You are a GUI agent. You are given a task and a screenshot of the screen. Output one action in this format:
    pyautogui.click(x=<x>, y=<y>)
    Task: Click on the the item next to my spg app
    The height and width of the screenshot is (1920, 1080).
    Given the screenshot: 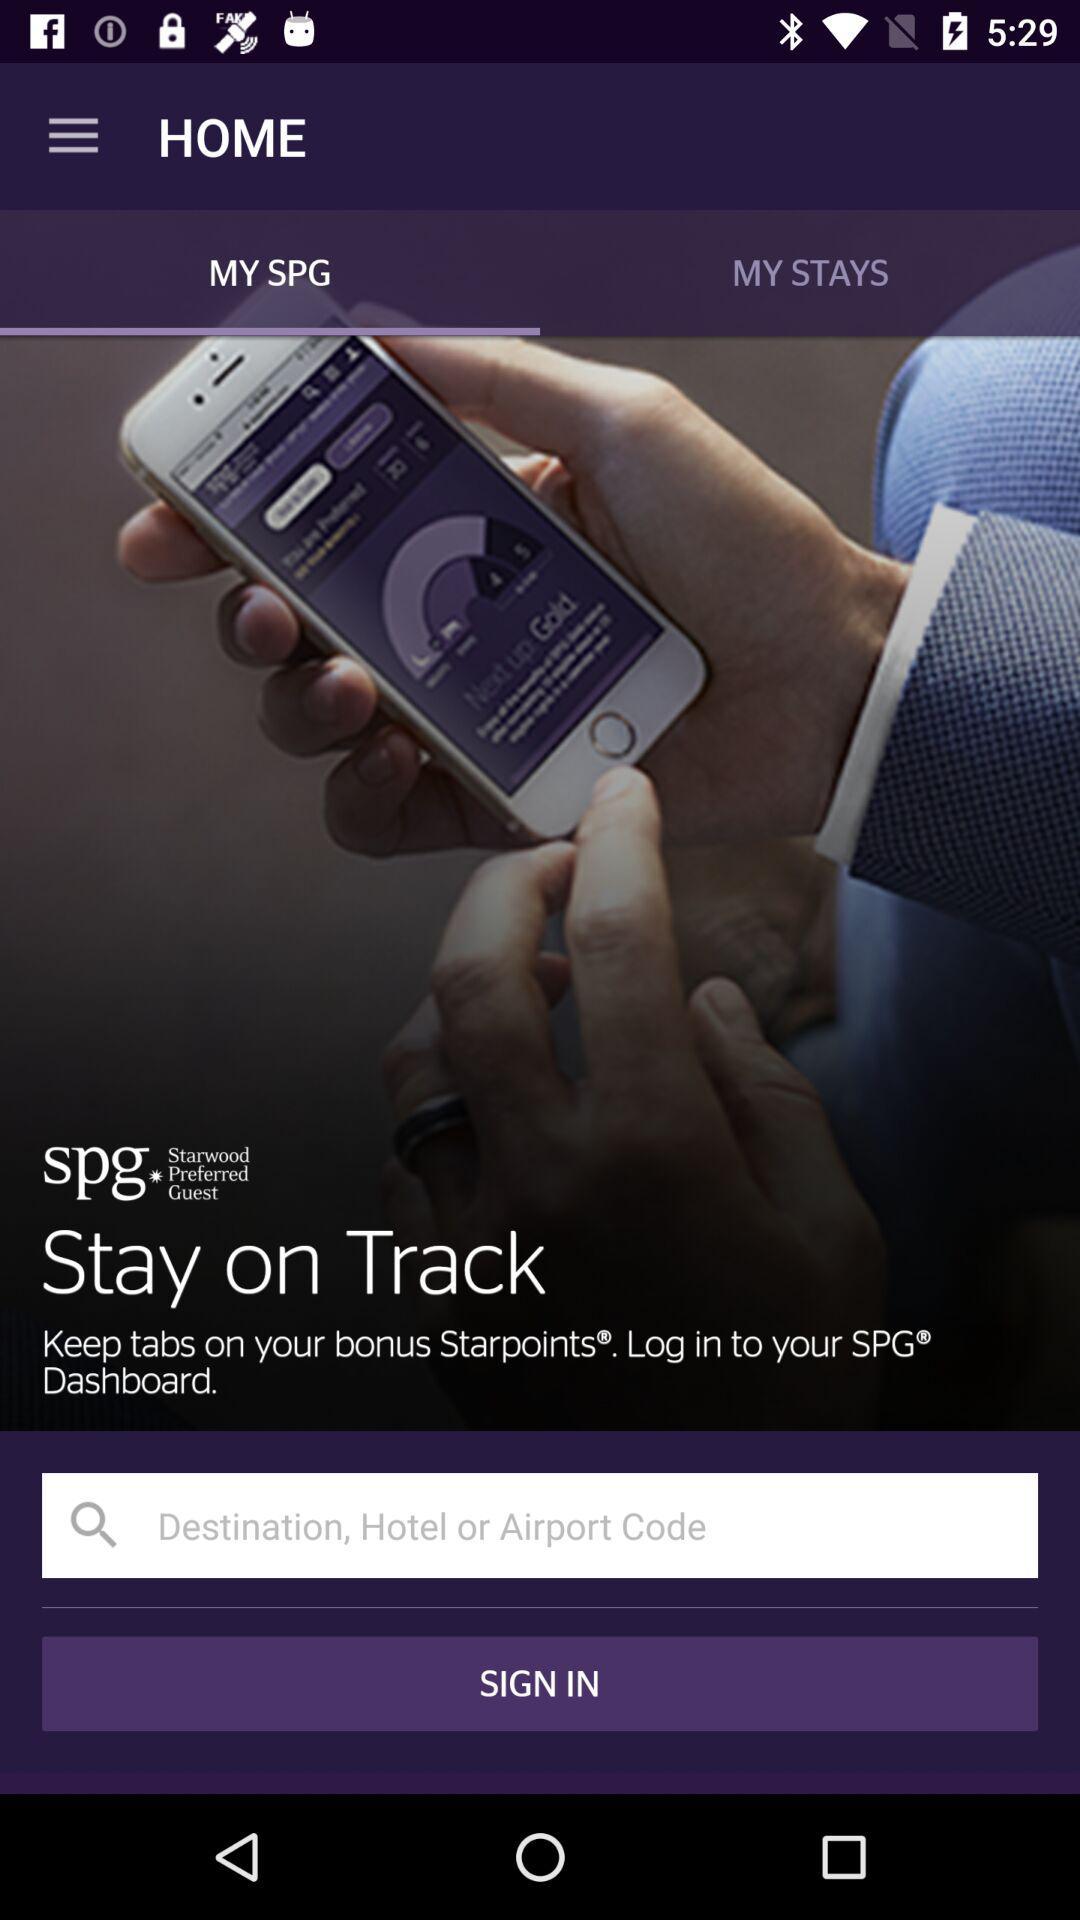 What is the action you would take?
    pyautogui.click(x=810, y=271)
    